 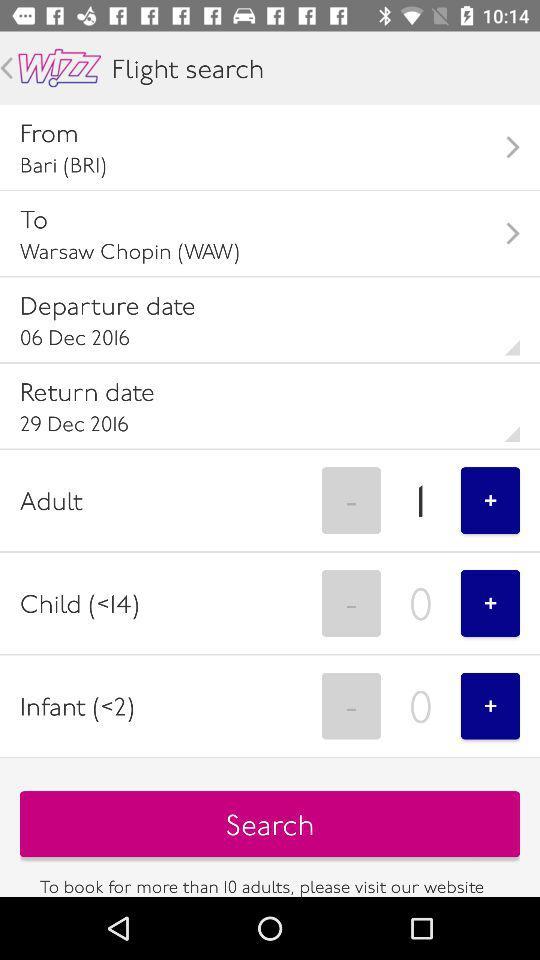 I want to click on the icon to the right of the infant (<2) item, so click(x=350, y=706).